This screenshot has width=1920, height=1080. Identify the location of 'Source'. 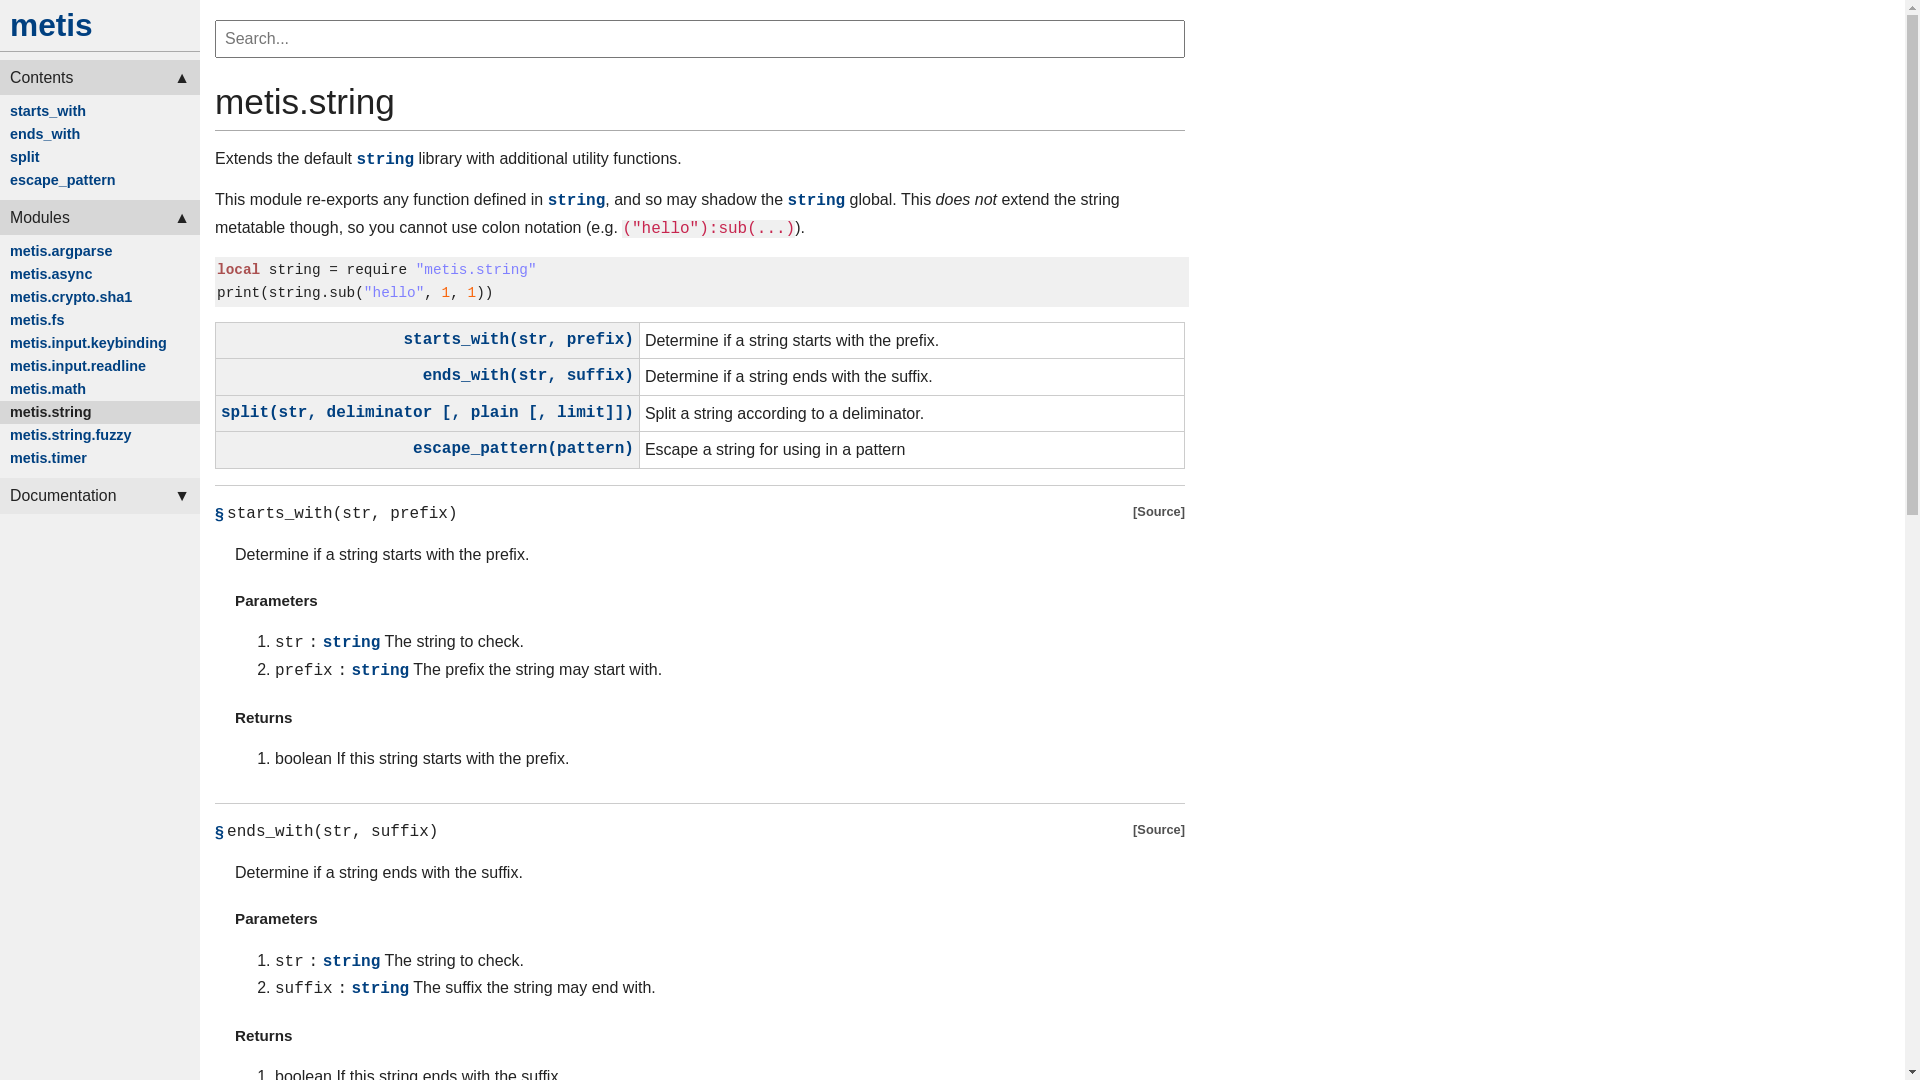
(1158, 514).